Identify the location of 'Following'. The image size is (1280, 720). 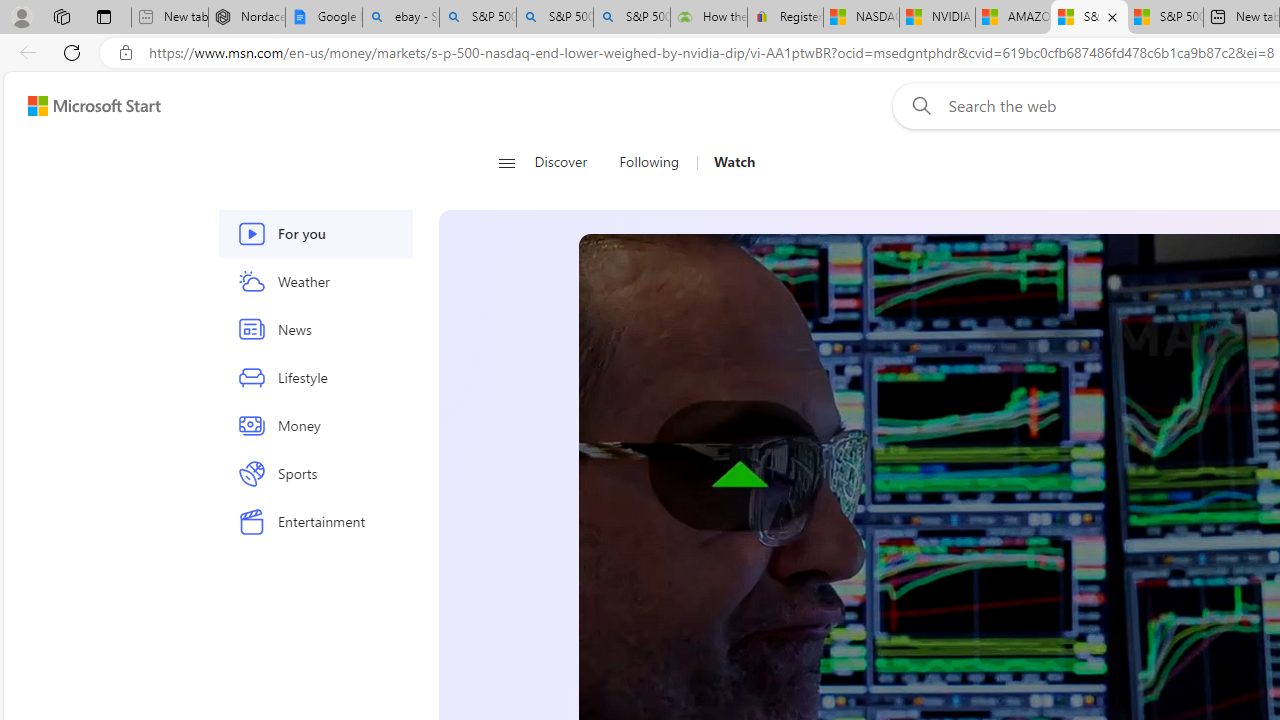
(648, 162).